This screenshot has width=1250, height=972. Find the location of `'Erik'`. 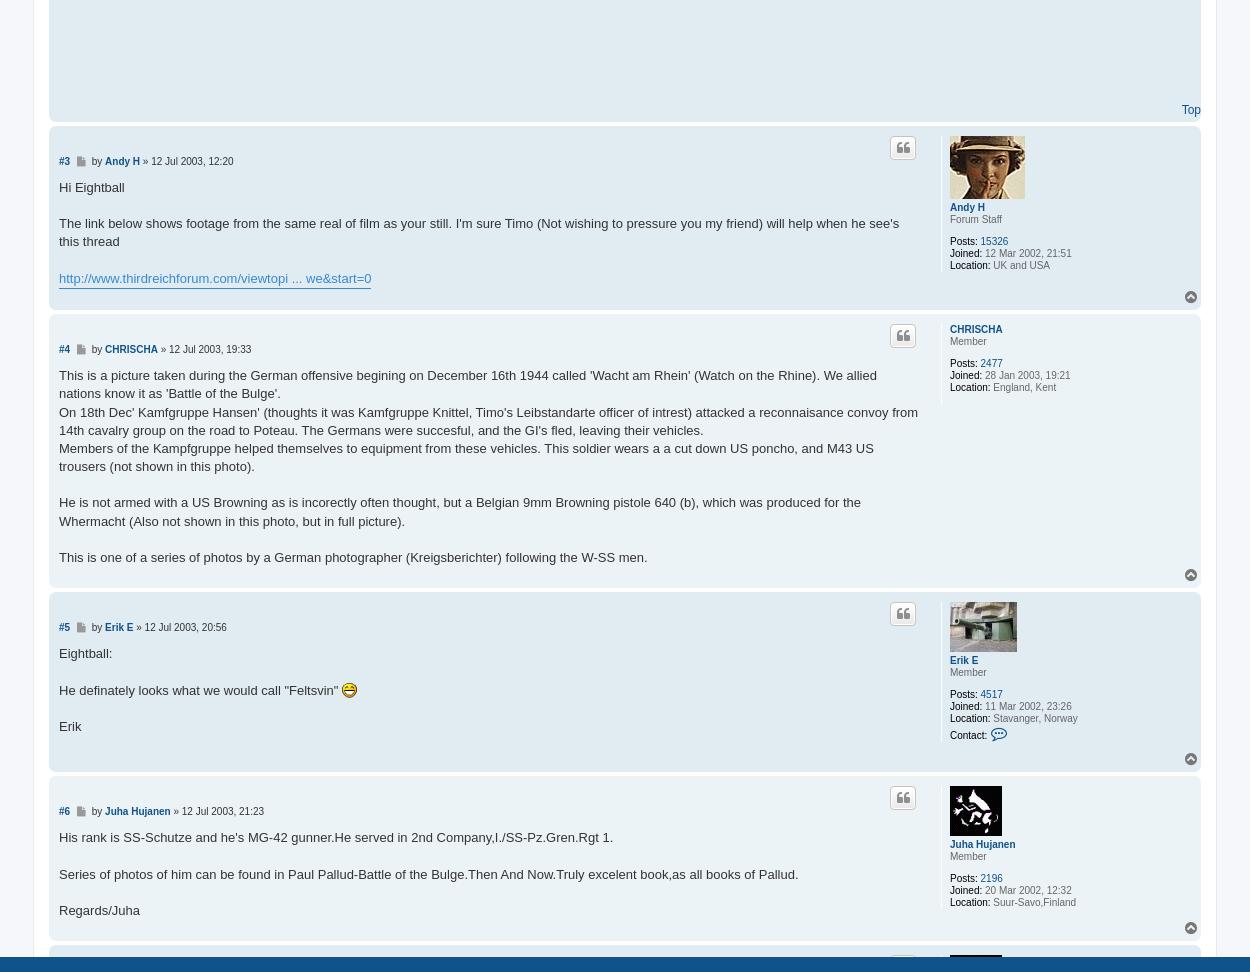

'Erik' is located at coordinates (69, 725).